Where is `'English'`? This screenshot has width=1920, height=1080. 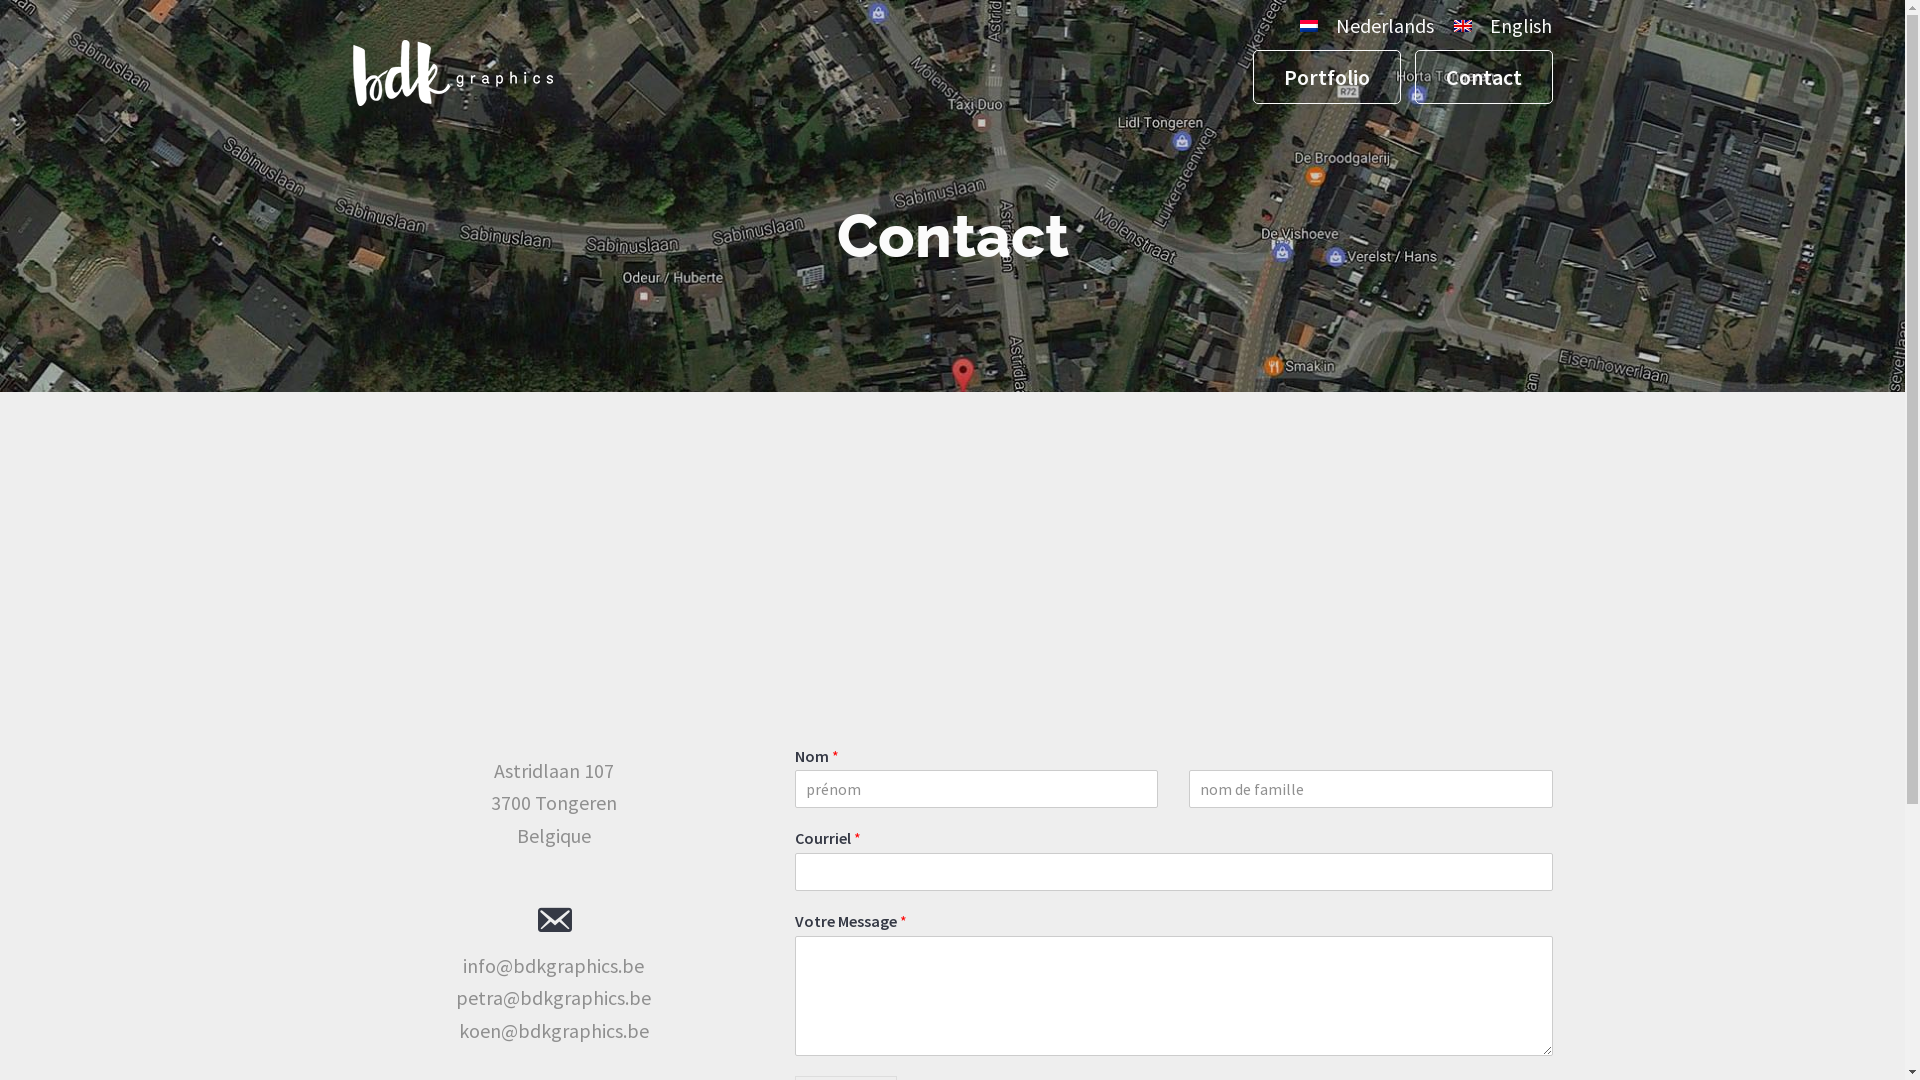 'English' is located at coordinates (1497, 27).